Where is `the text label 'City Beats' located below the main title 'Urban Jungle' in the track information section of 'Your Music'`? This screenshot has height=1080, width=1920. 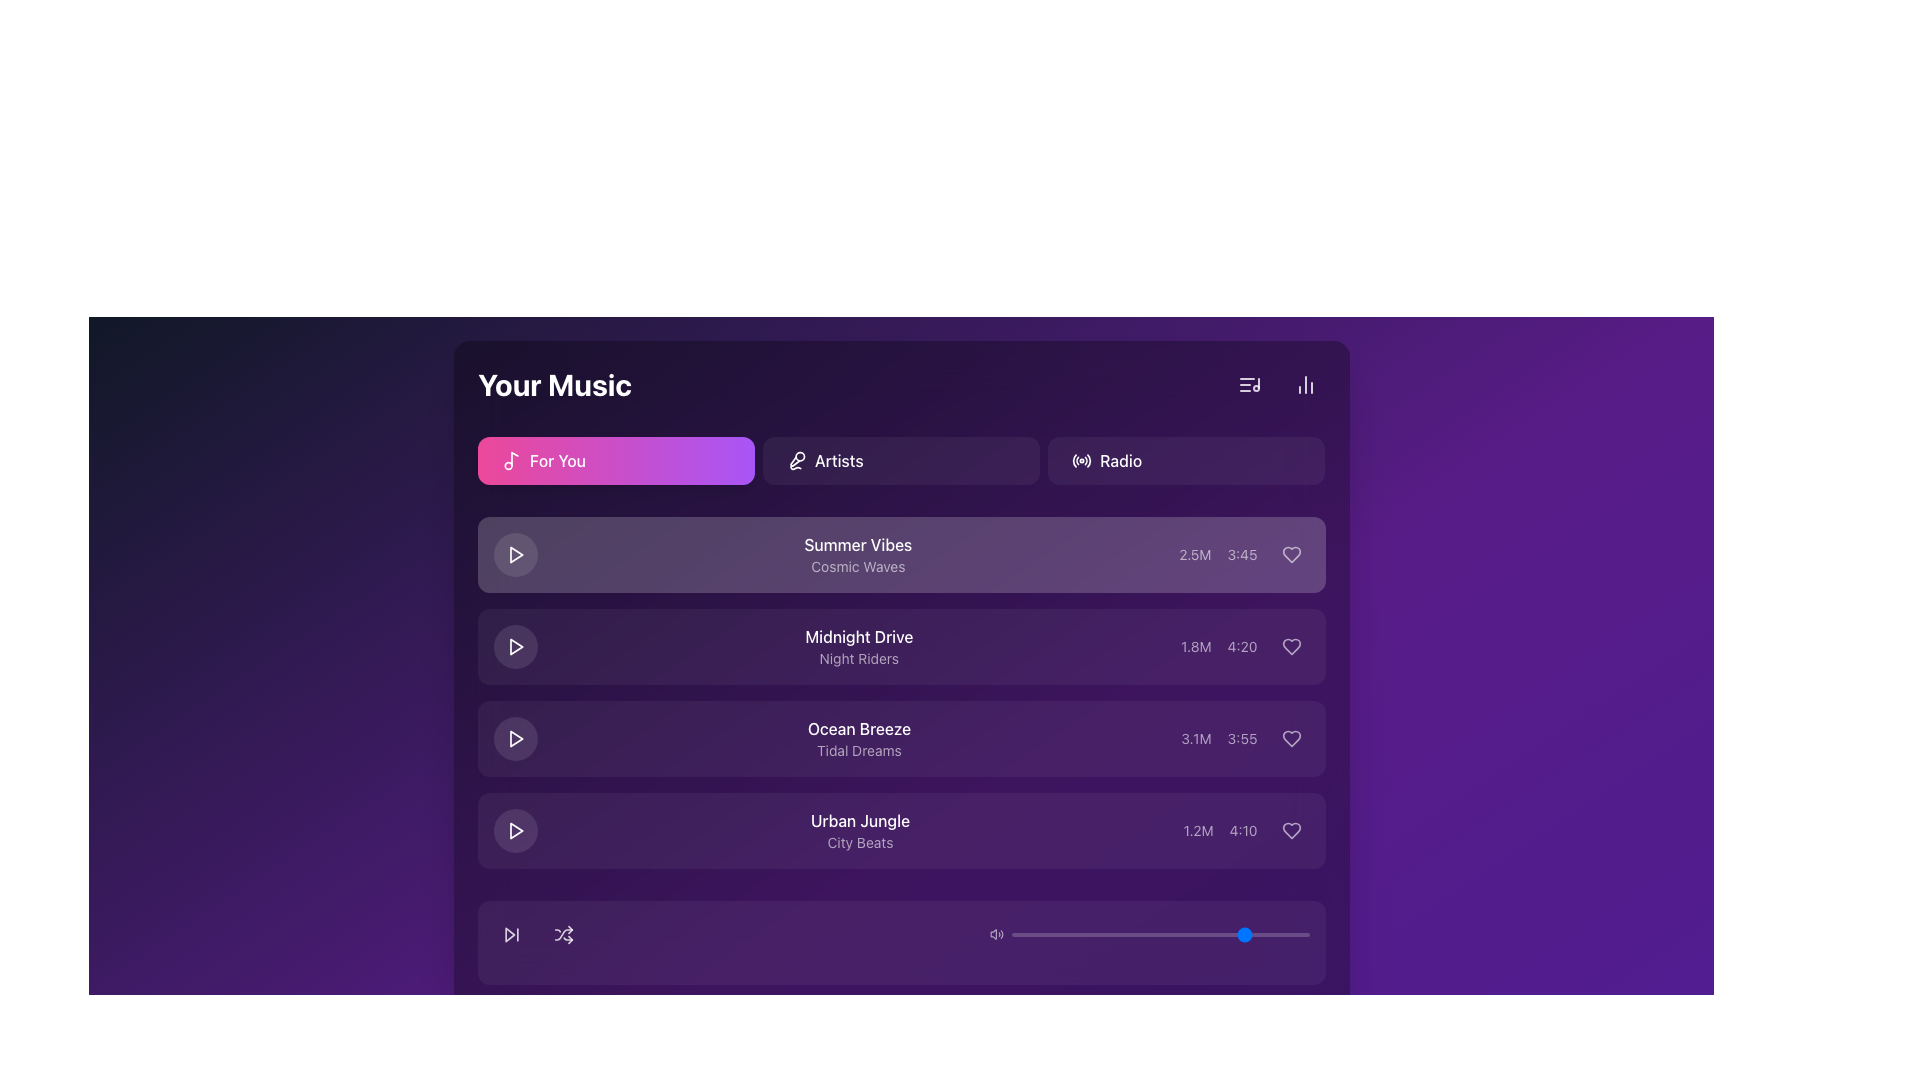 the text label 'City Beats' located below the main title 'Urban Jungle' in the track information section of 'Your Music' is located at coordinates (860, 843).